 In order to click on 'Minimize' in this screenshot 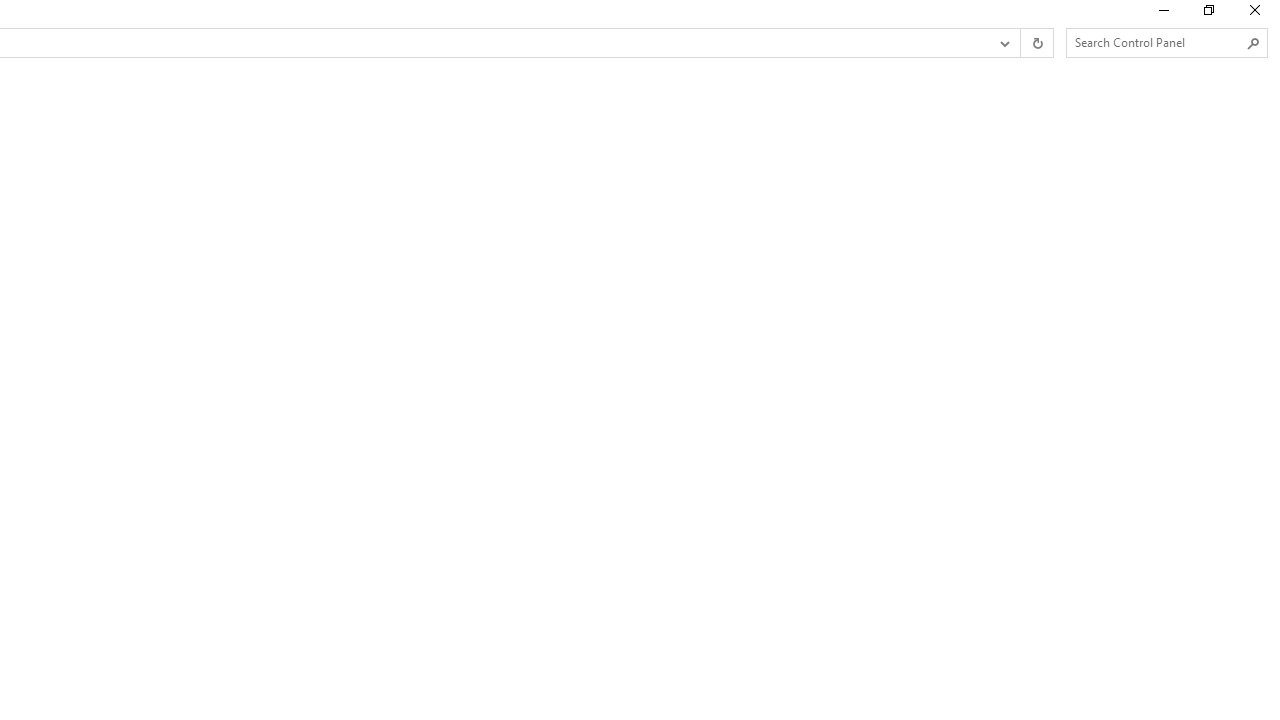, I will do `click(1162, 15)`.